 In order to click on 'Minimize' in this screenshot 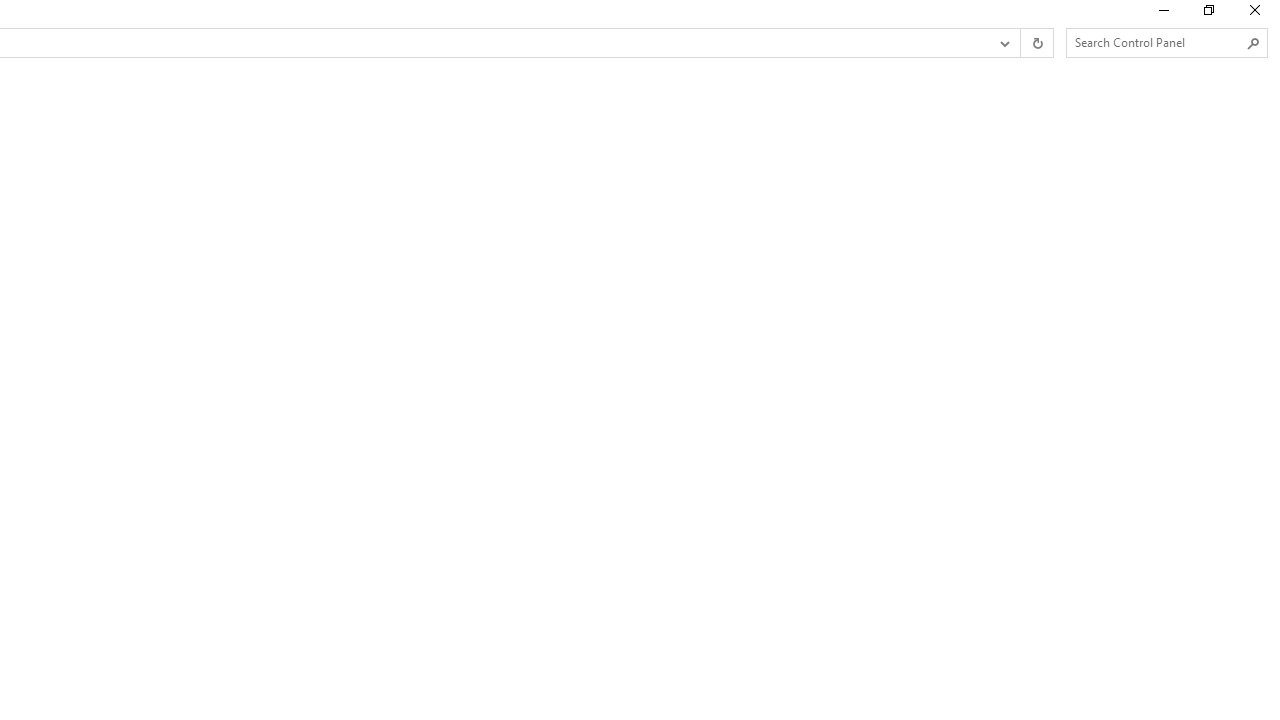, I will do `click(1162, 15)`.